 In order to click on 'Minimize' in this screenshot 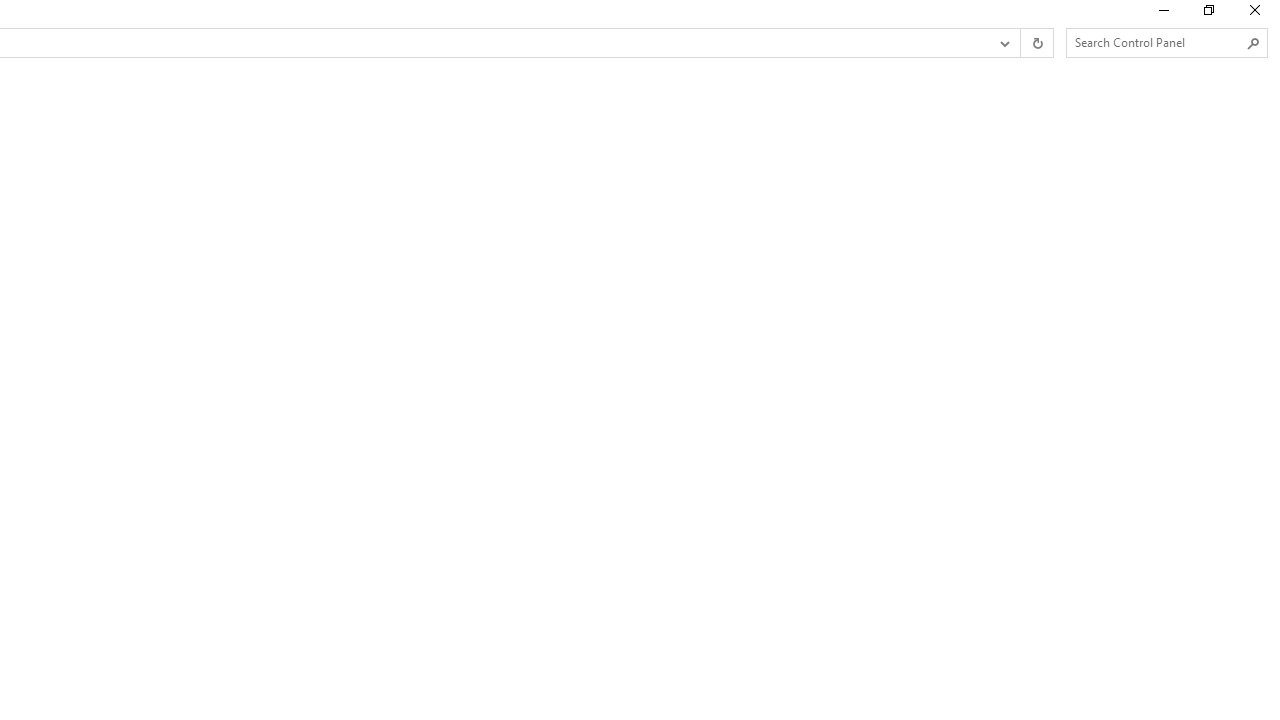, I will do `click(1162, 15)`.